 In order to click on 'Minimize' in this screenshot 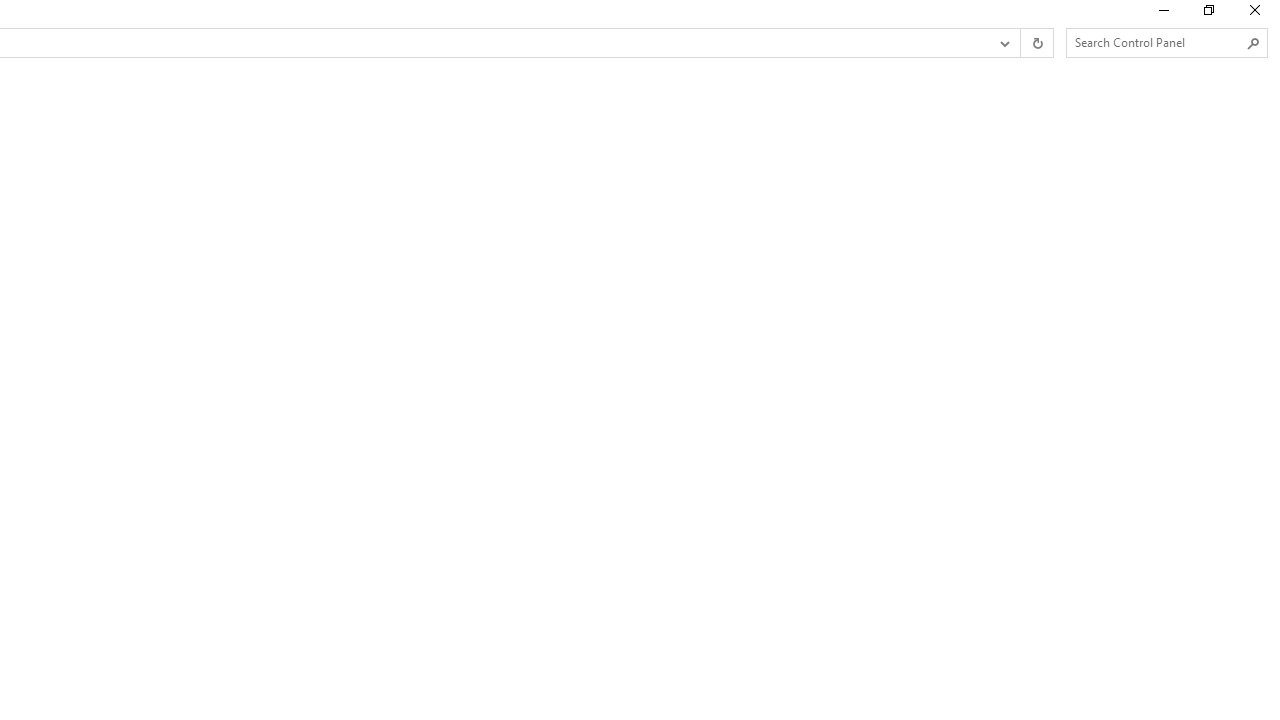, I will do `click(1162, 15)`.